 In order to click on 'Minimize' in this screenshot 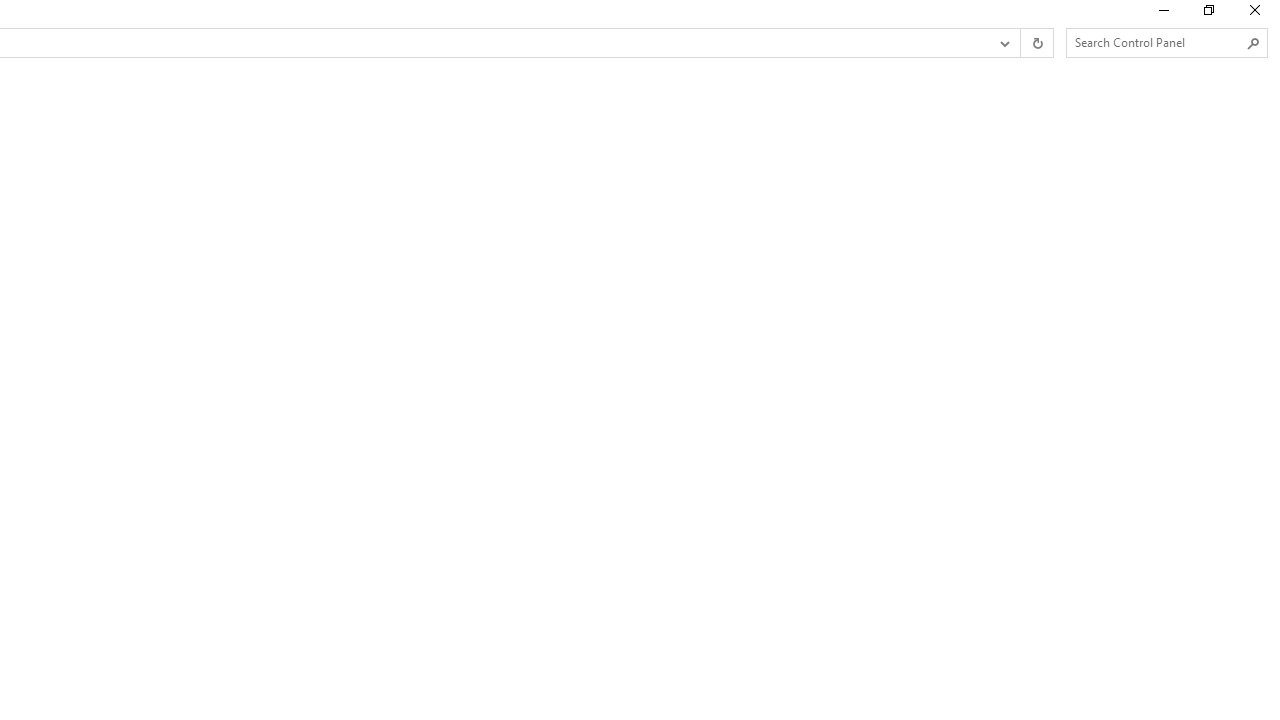, I will do `click(1162, 15)`.